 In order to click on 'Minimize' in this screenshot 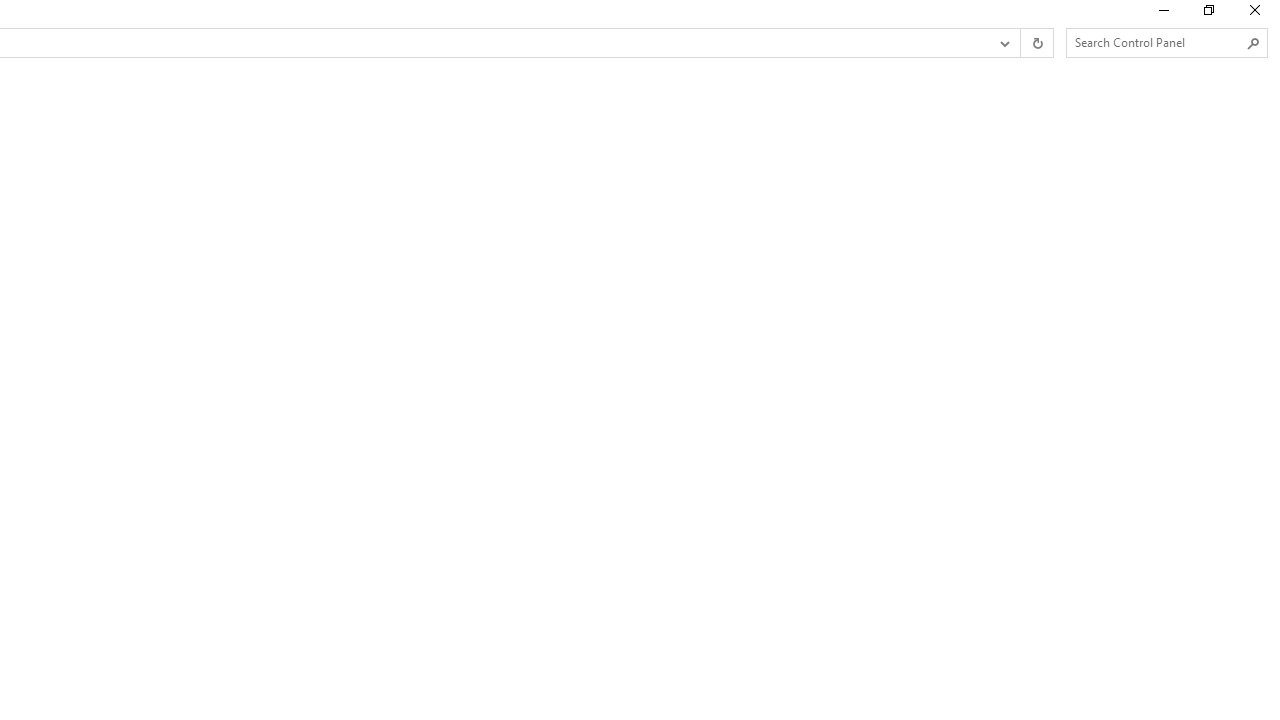, I will do `click(1162, 15)`.